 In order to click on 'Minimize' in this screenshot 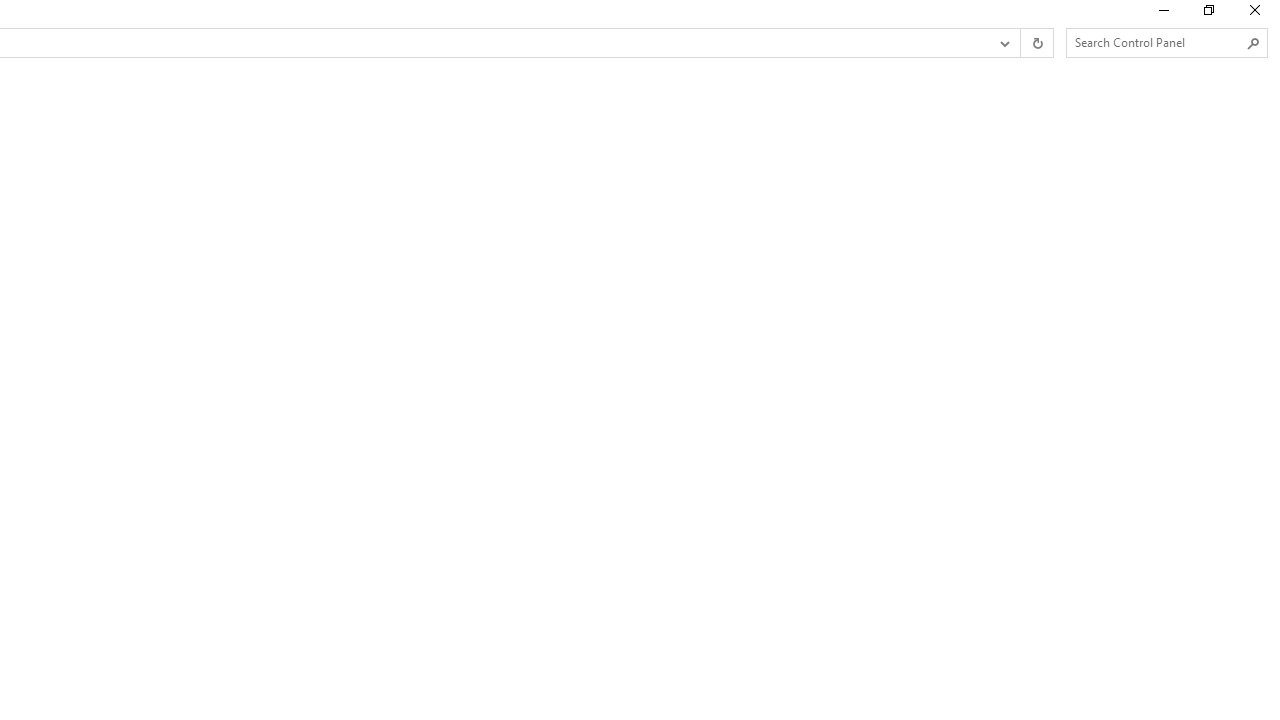, I will do `click(1162, 15)`.